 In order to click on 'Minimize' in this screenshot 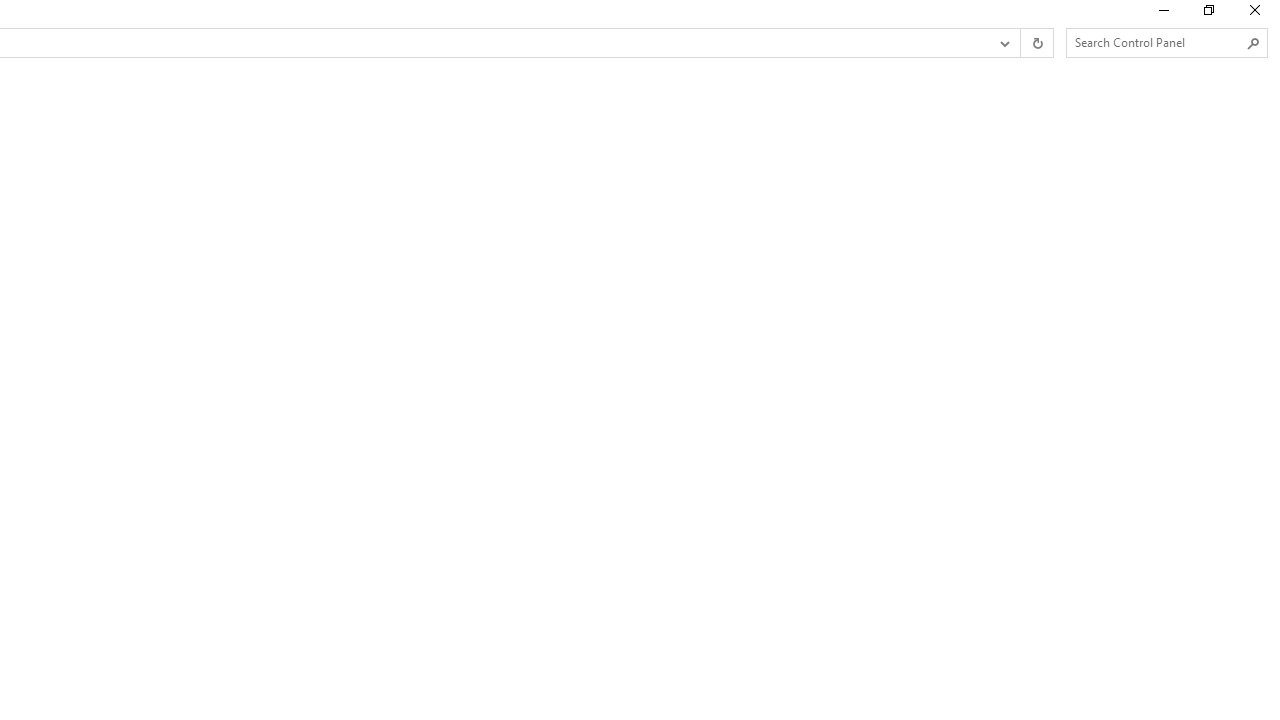, I will do `click(1162, 15)`.